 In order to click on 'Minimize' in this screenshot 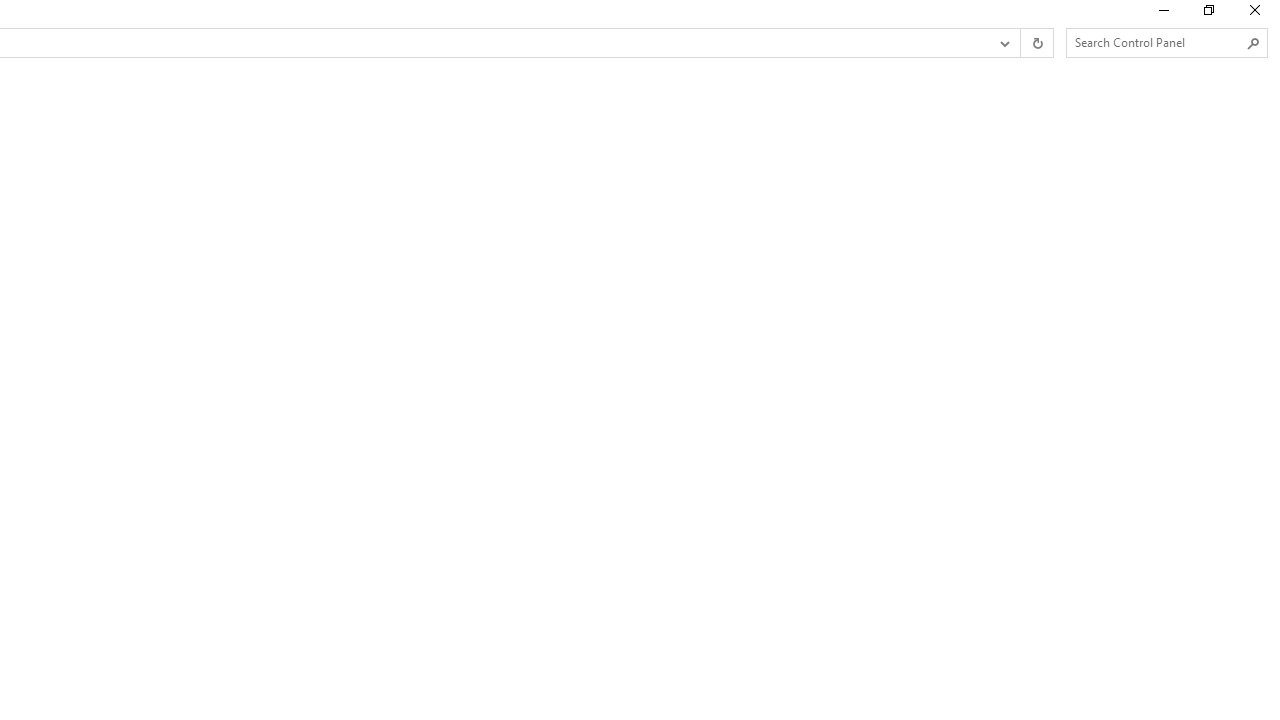, I will do `click(1162, 15)`.